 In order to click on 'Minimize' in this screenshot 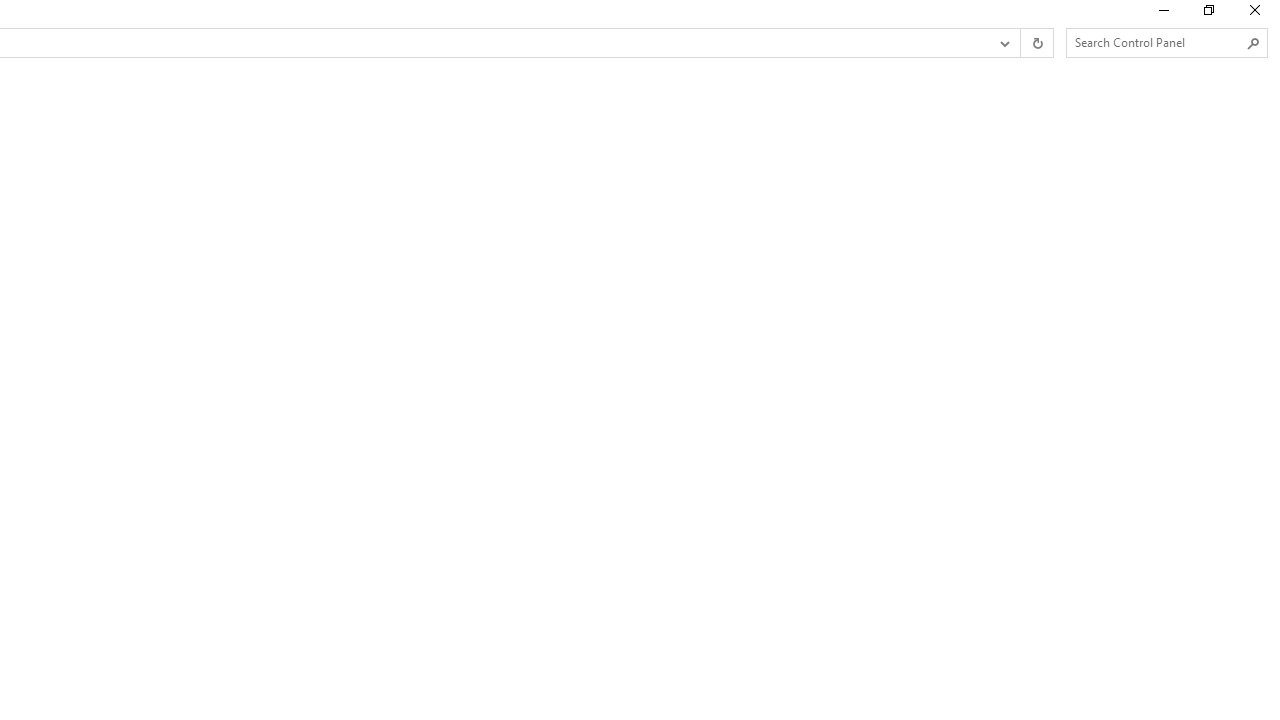, I will do `click(1162, 15)`.